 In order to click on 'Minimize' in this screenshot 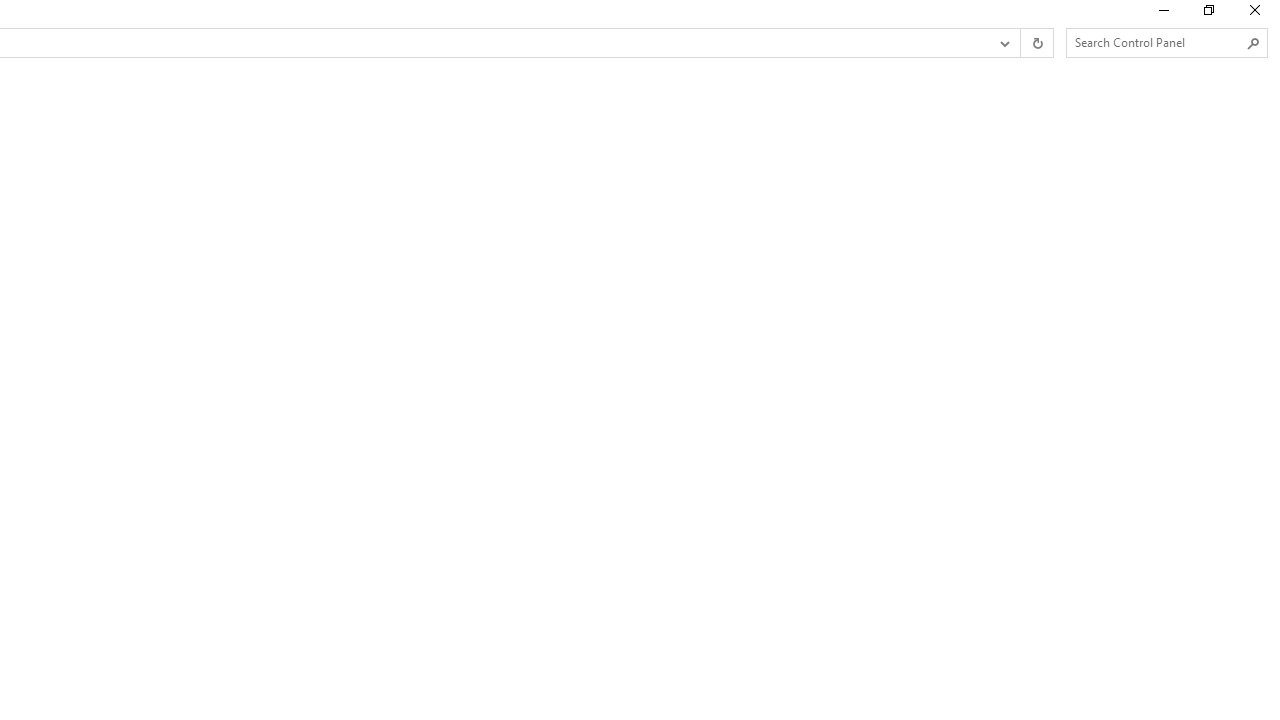, I will do `click(1162, 15)`.